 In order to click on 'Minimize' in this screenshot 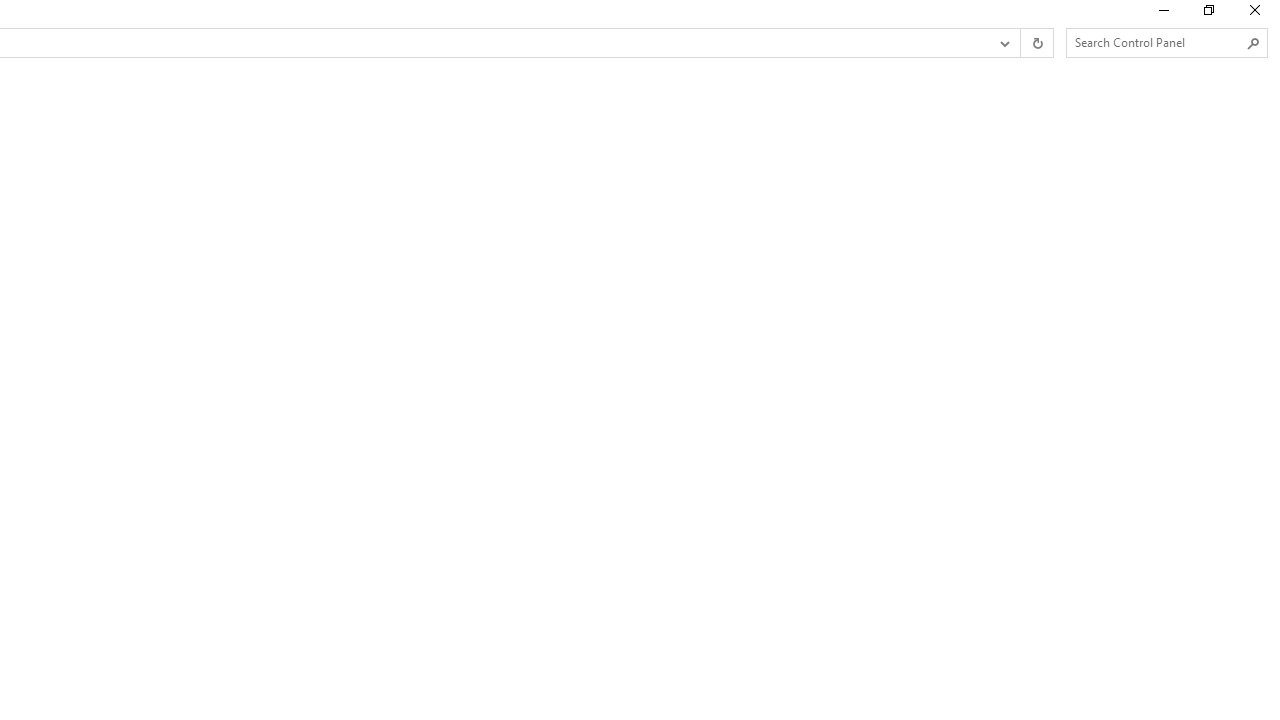, I will do `click(1162, 15)`.